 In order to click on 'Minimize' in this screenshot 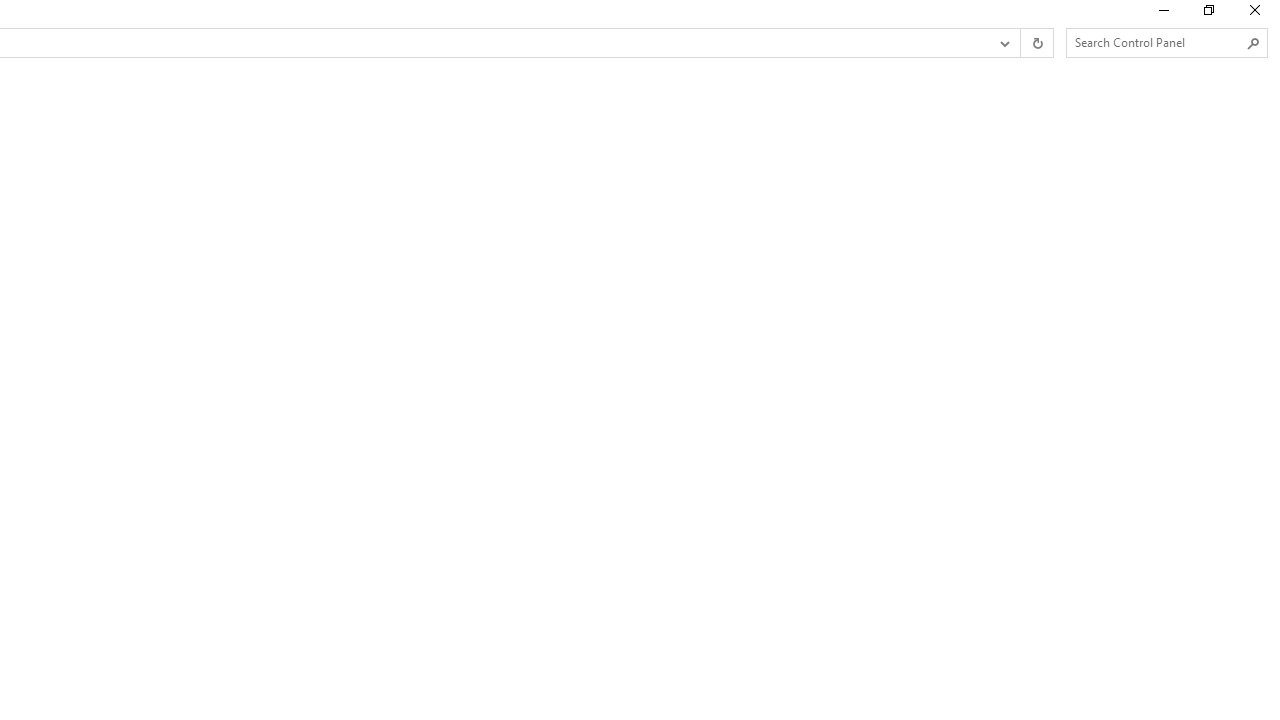, I will do `click(1162, 15)`.